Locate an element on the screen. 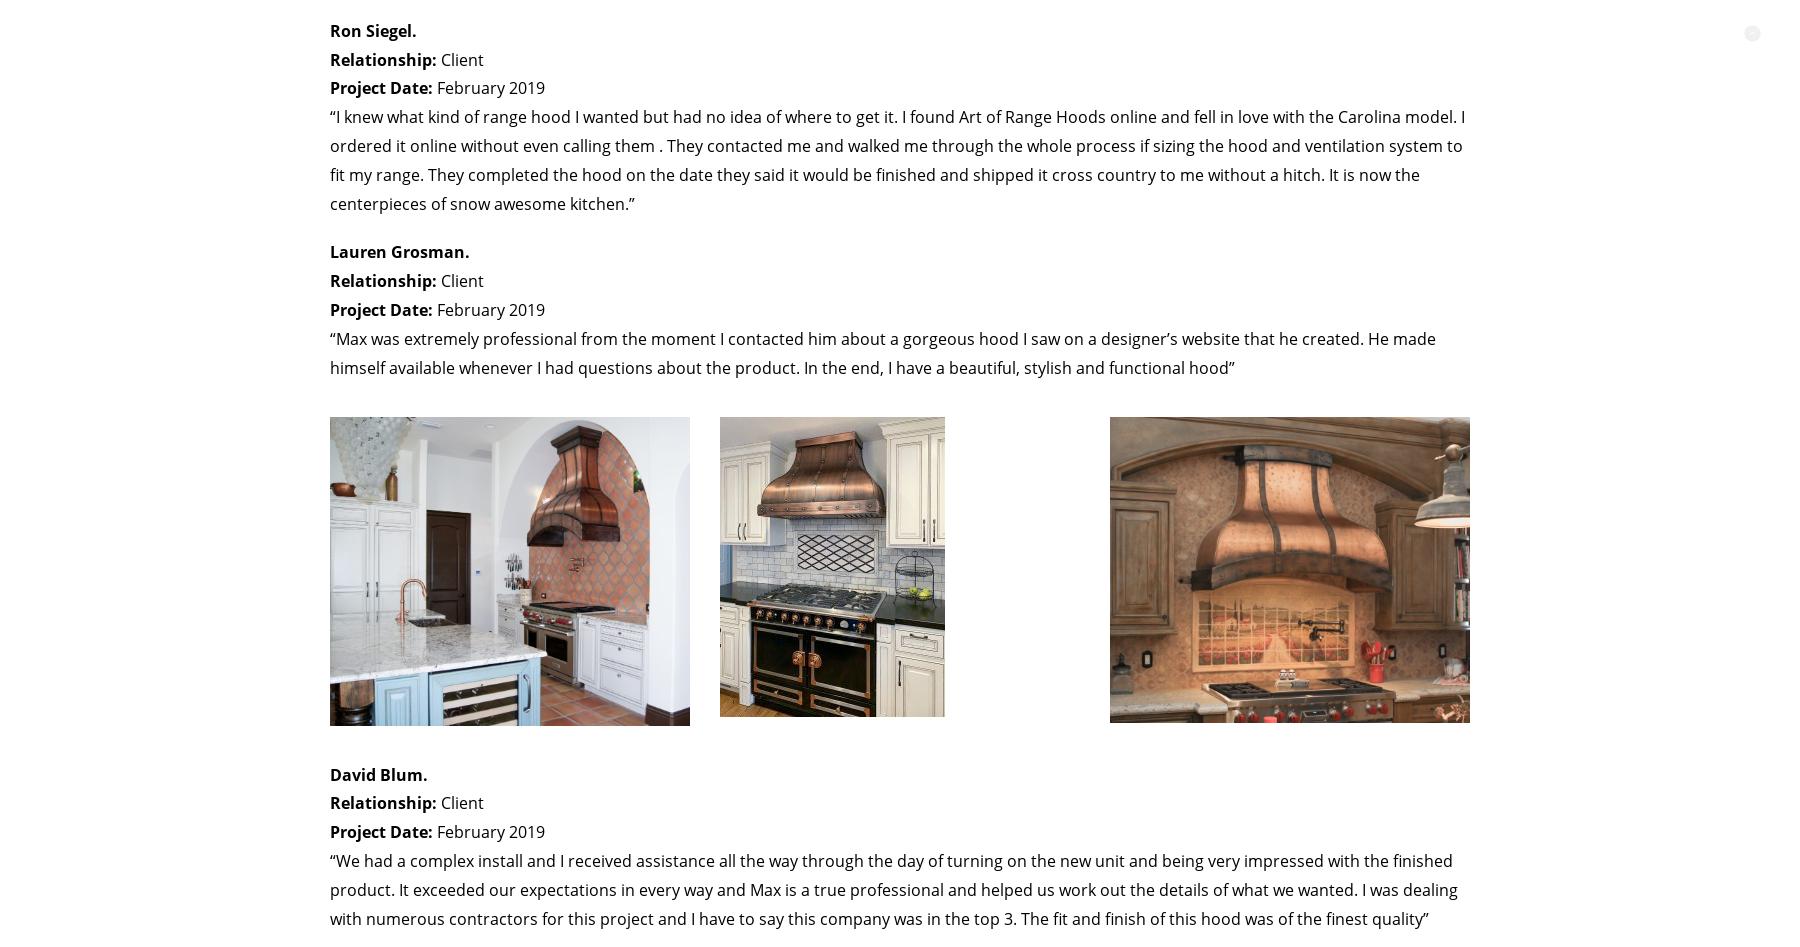 The width and height of the screenshot is (1800, 947). '“I knew what kind of range hood I wanted but had no idea of where to get it. I found Art of Range Hoods online and fell in love with the Carolina model. I ordered it online without even calling them . They contacted me and walked me through the whole process if sizing the hood and ventilation system to fit my range. They completed the hood on the date they said it would be finished and shipped it cross country to me without a hitch. It is now the centerpieces of snow awesome kitchen.”' is located at coordinates (897, 159).